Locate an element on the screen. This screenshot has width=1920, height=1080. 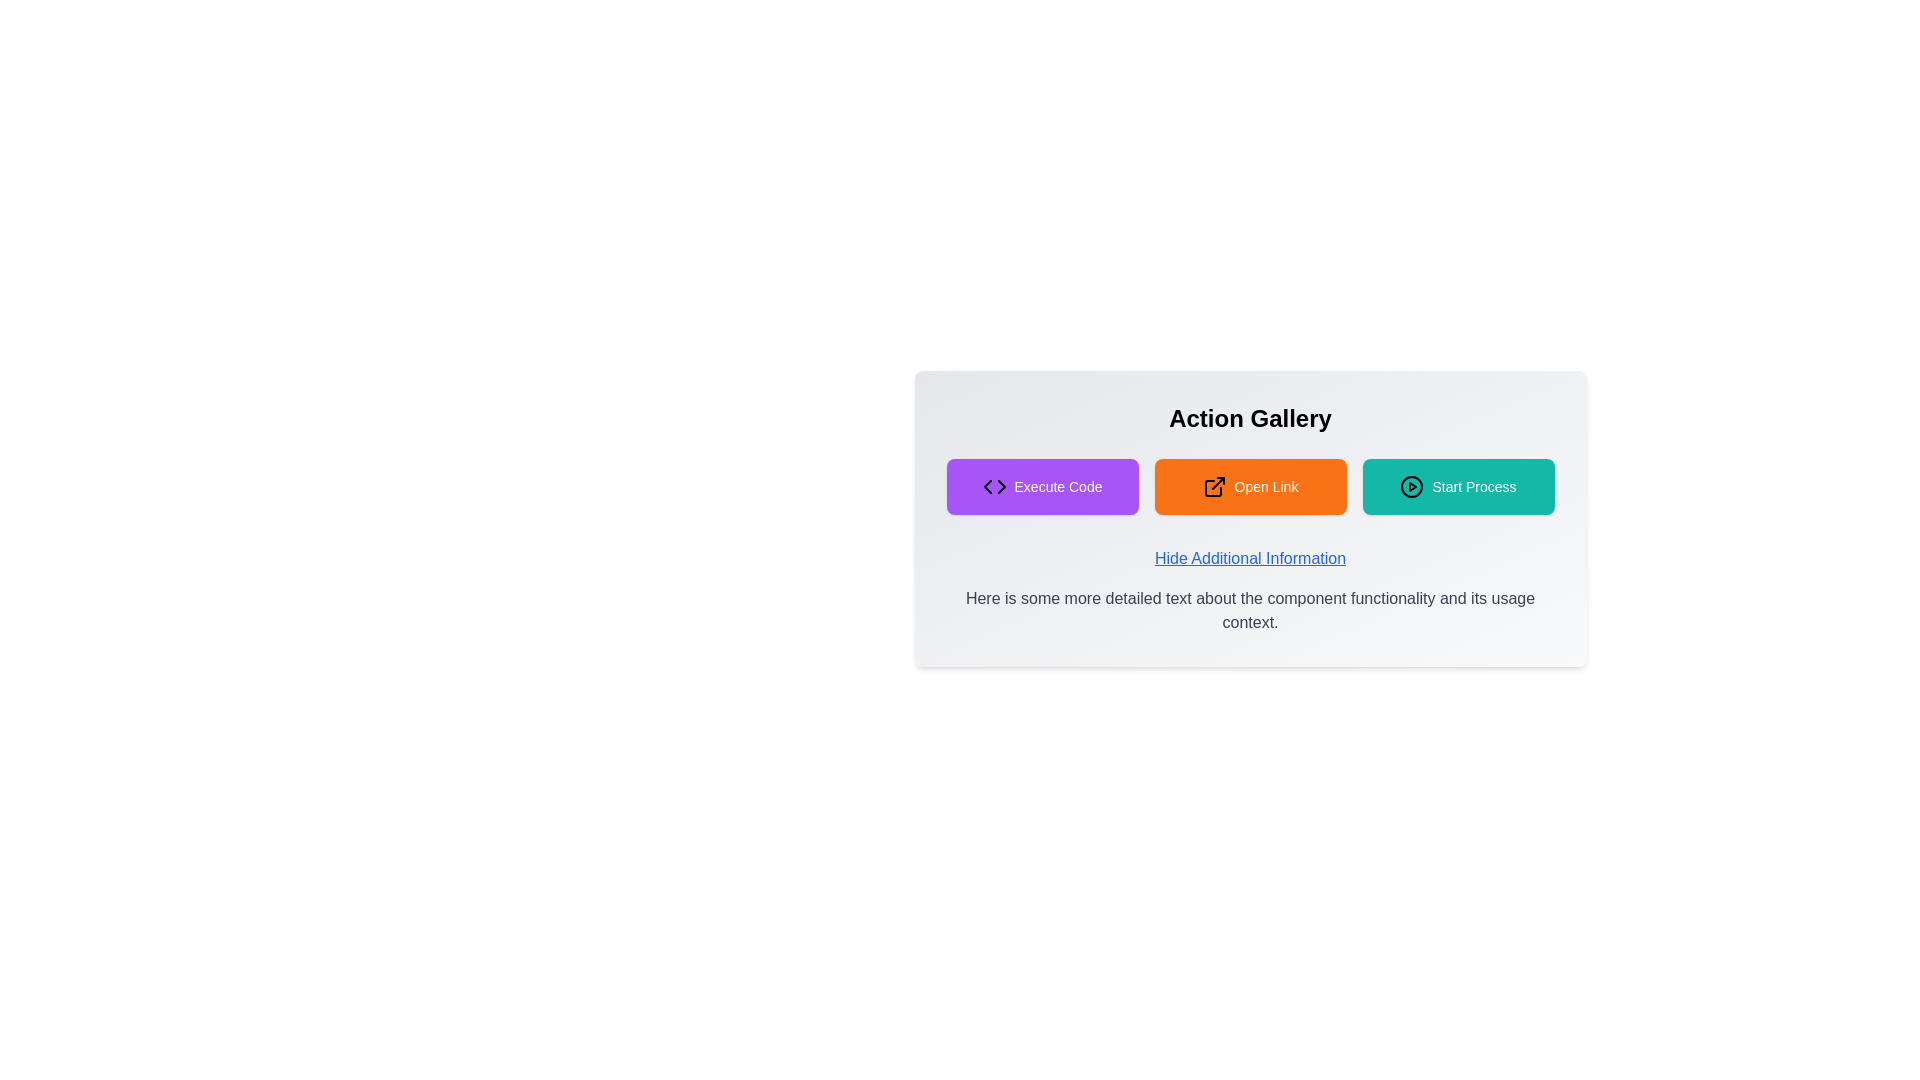
the button that initiates a process, located in the rightmost column of the grid layout is located at coordinates (1458, 486).